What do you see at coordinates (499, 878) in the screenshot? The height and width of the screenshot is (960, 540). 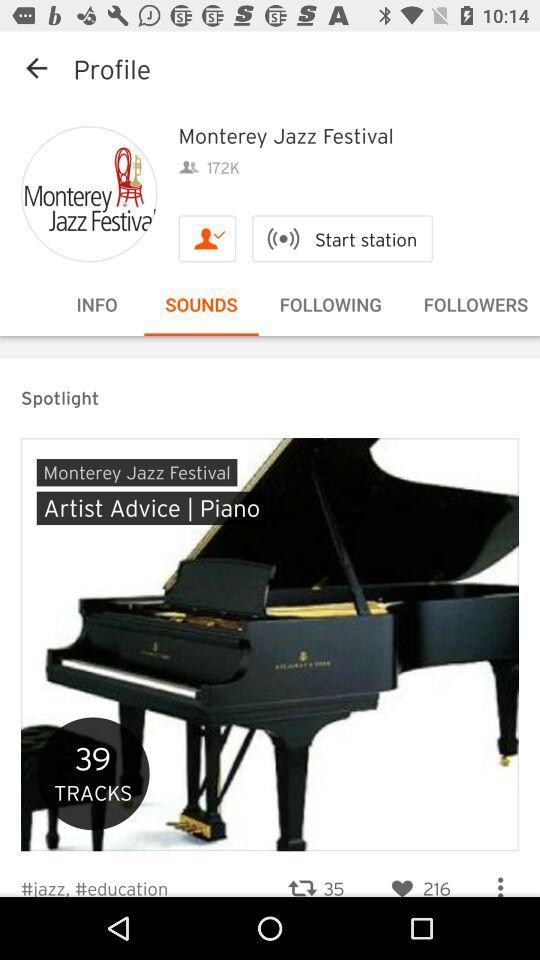 I see `open options menu` at bounding box center [499, 878].